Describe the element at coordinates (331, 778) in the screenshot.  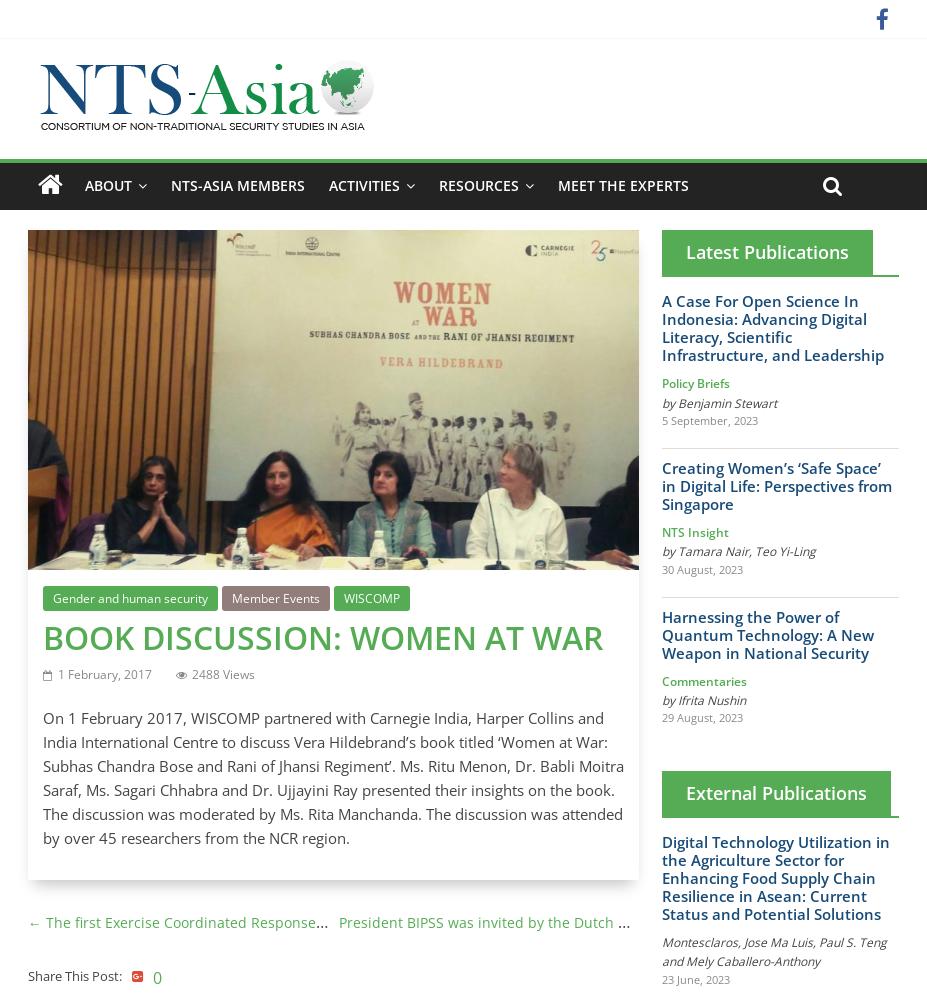
I see `'On 1 February 2017, WISCOMP partnered with Carnegie India, Harper Collins and India International Centre to discuss Vera Hildebrand’s book titled ‘Women at War: Subhas Chandra Bose and Rani of Jhansi Regiment’. Ms. Ritu Menon, Dr. Babli Moitra Saraf, Ms. Sagari Chhabra and Dr. Ujjayini Ray presented their insights on the book. The discussion was moderated by Ms. Rita Manchanda. The discussion was attended by over 45 researchers from the NCR region.'` at that location.